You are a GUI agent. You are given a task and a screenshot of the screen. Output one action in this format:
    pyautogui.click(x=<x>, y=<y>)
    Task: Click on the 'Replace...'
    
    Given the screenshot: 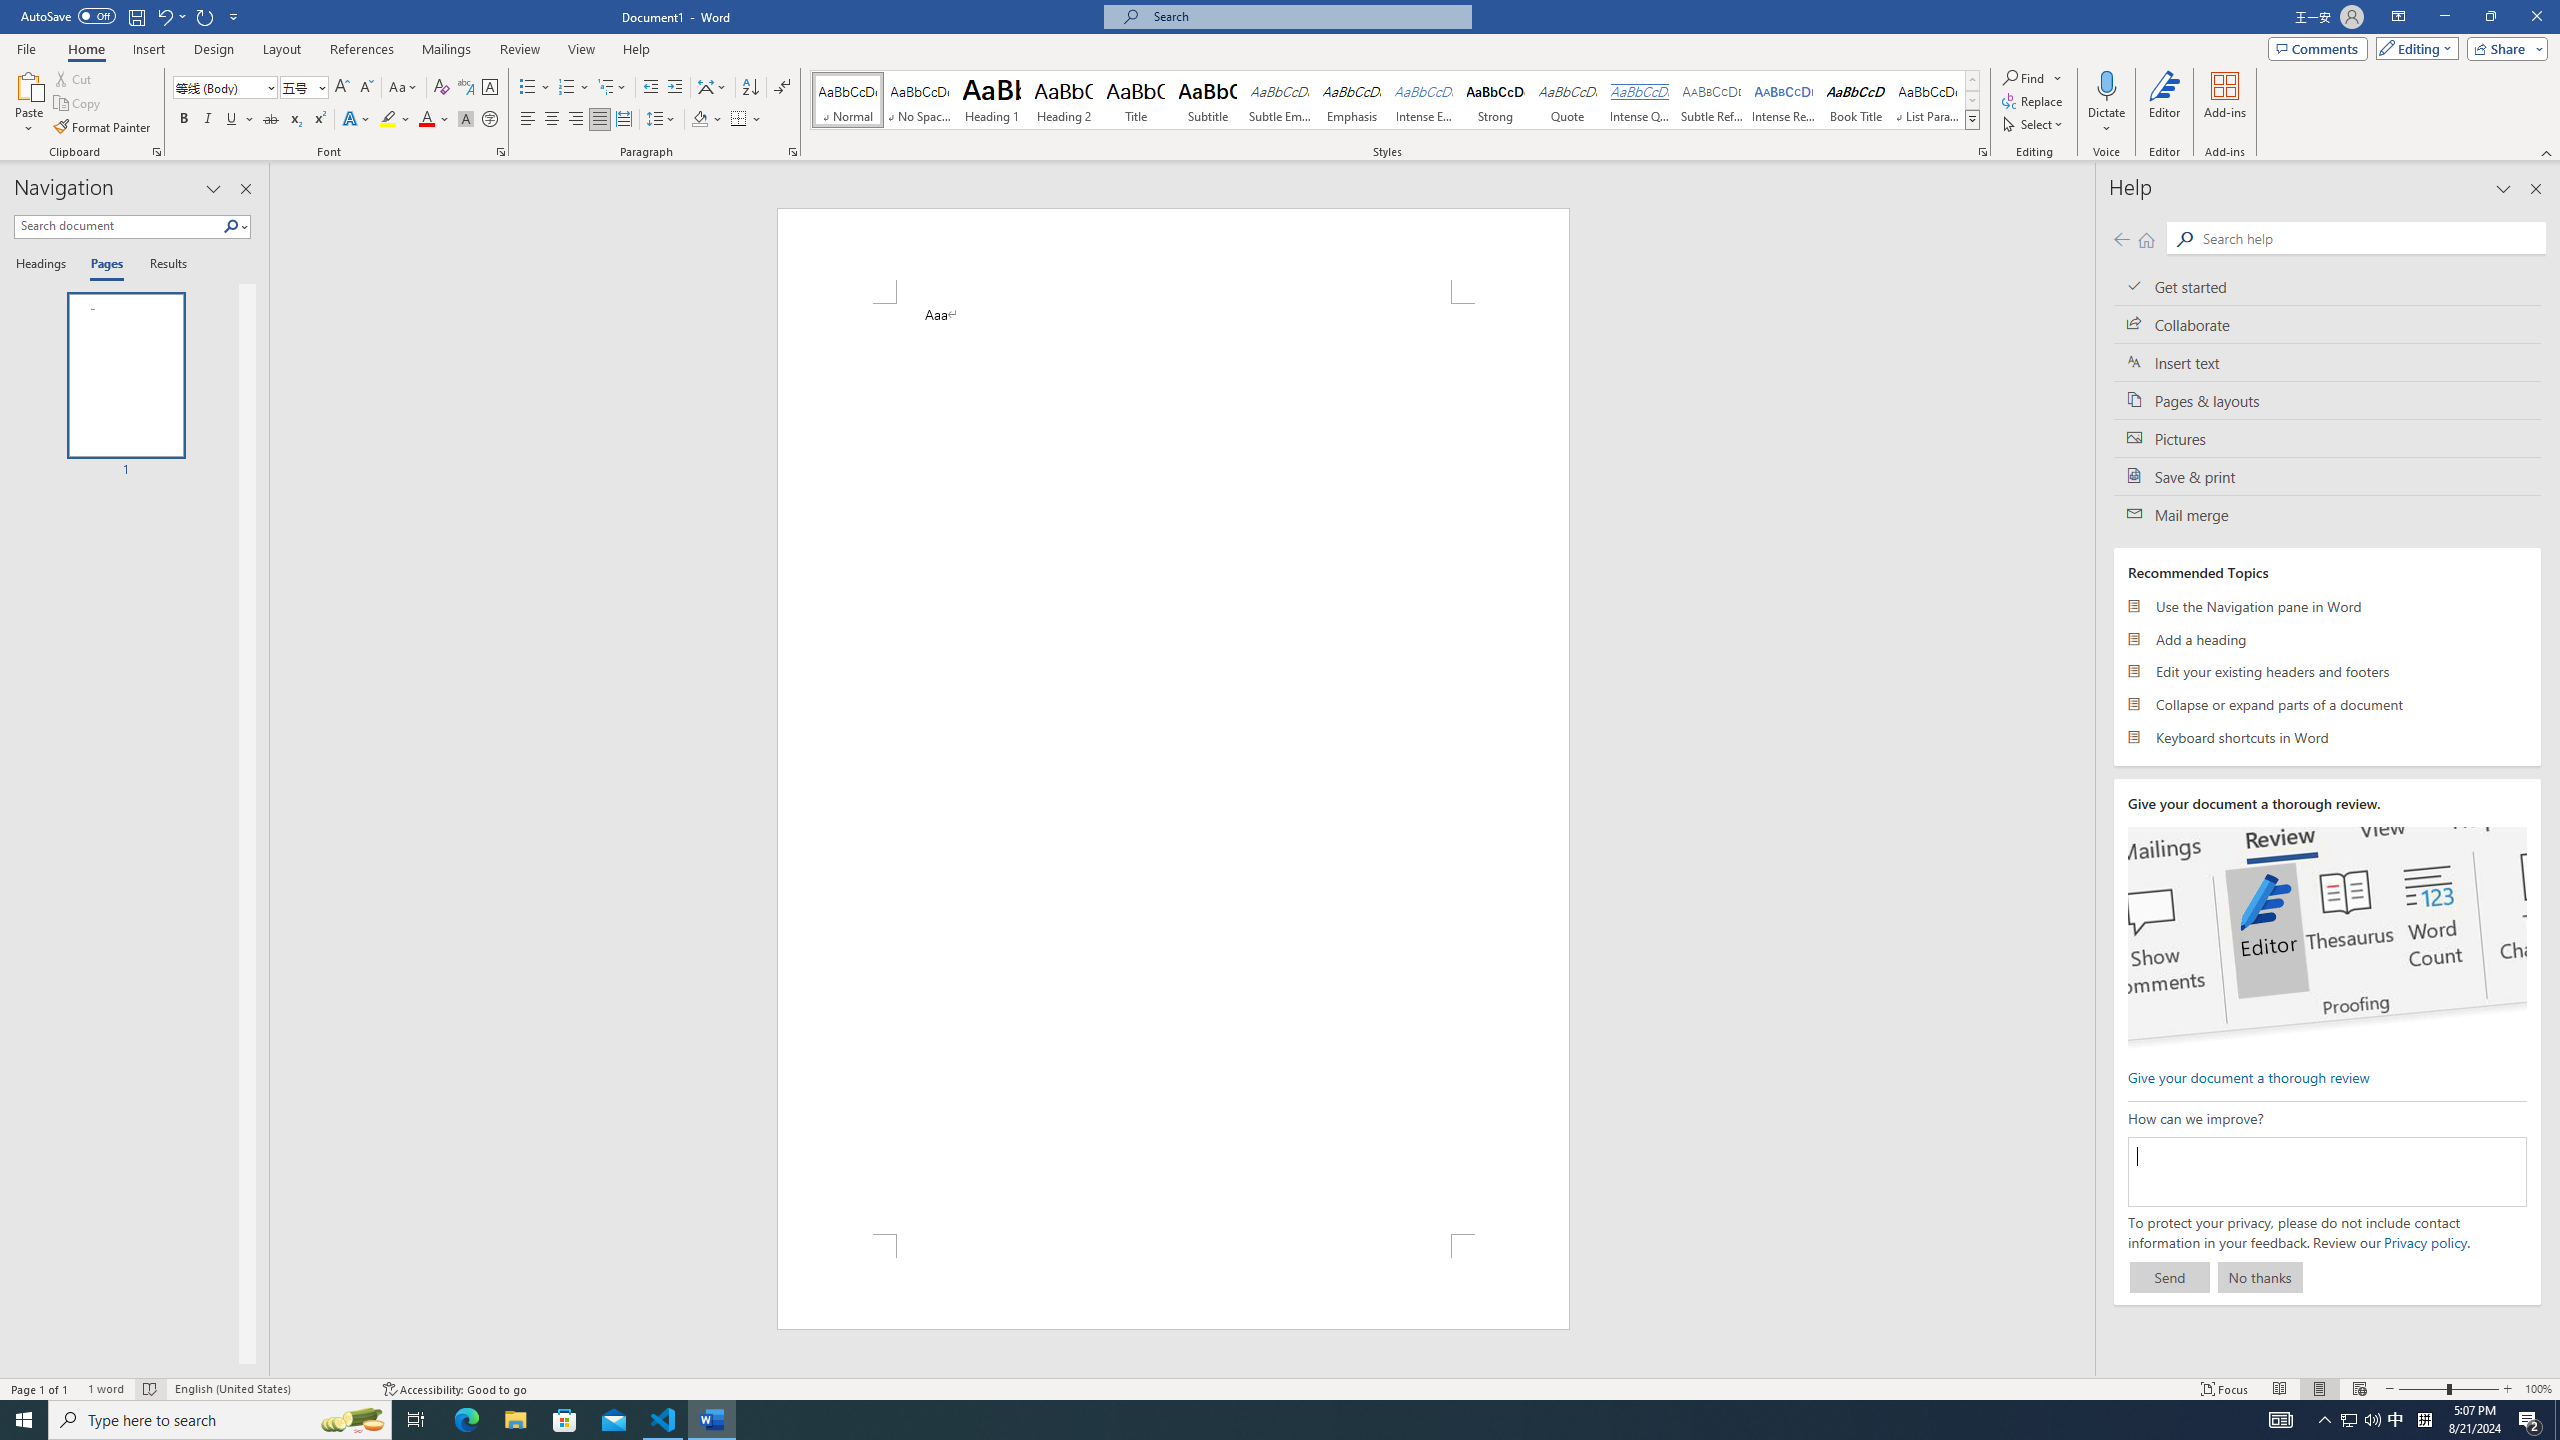 What is the action you would take?
    pyautogui.click(x=2033, y=99)
    